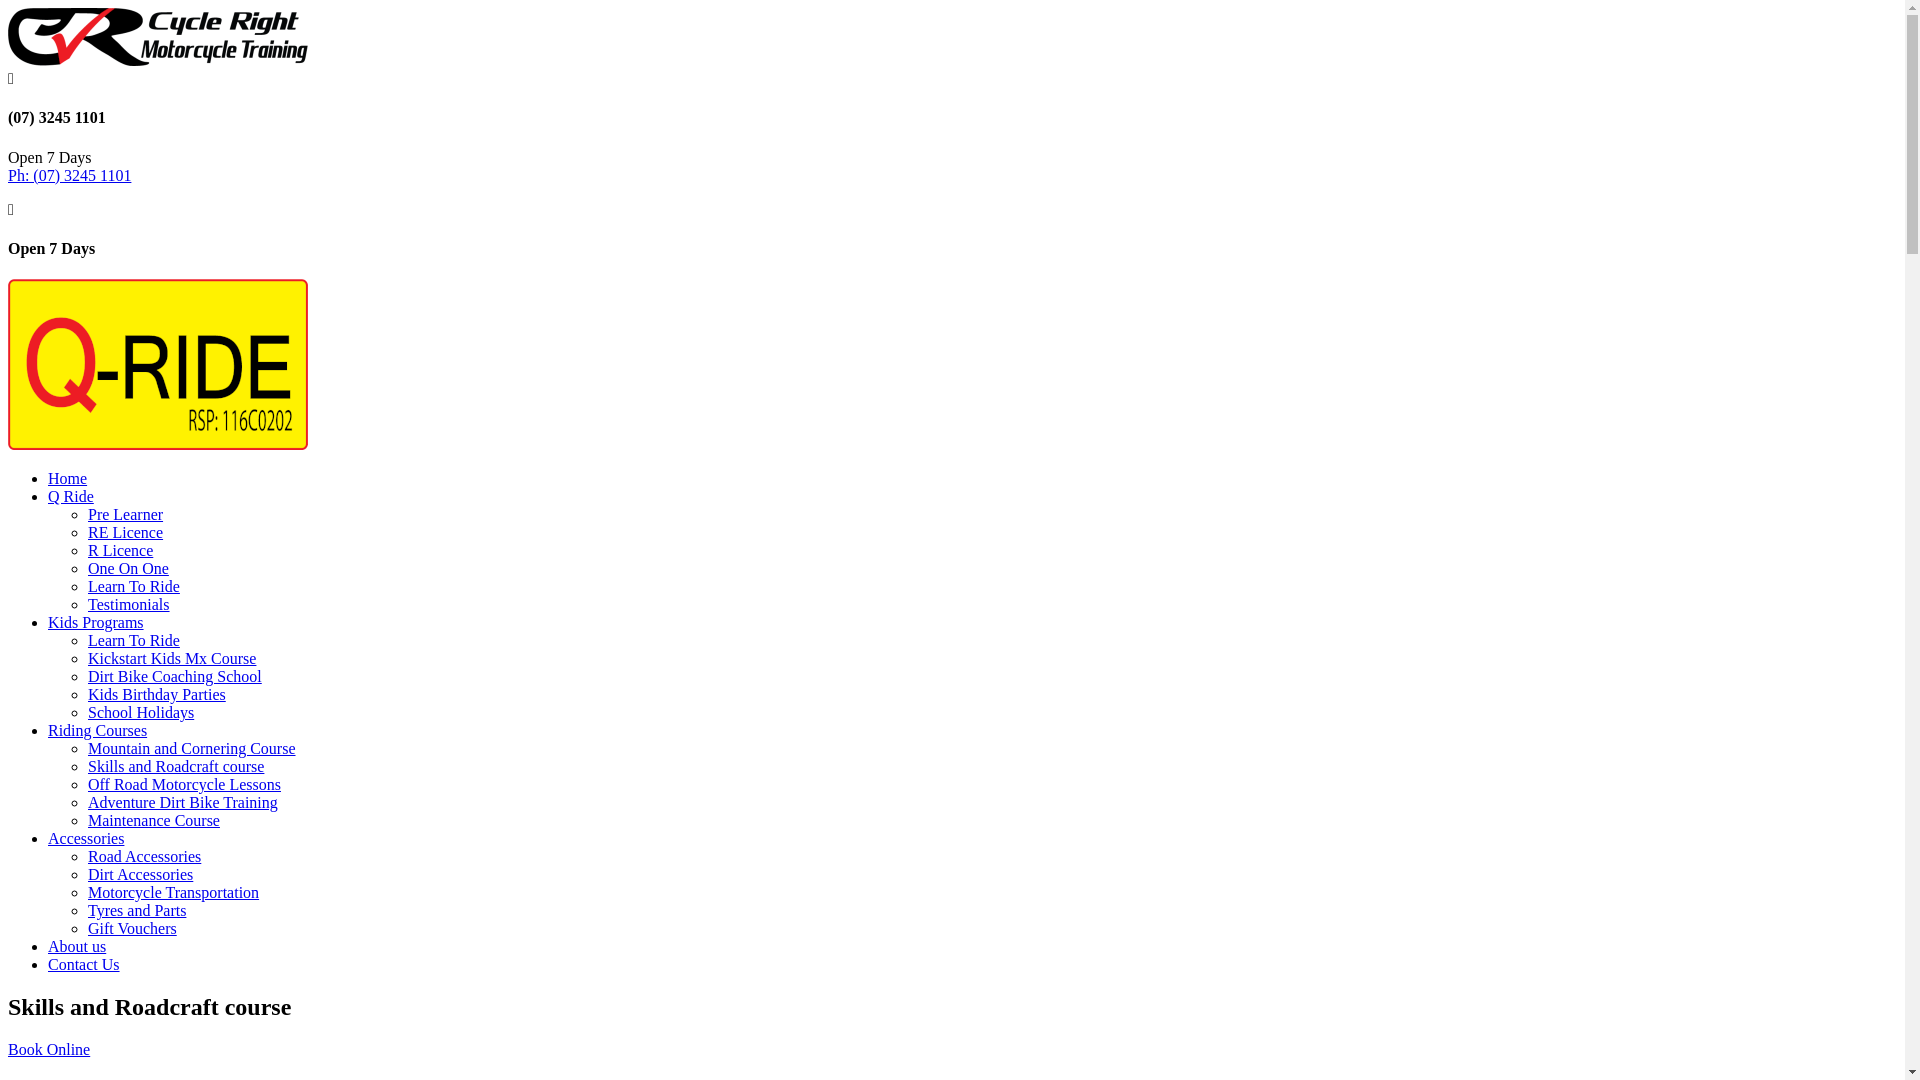 The width and height of the screenshot is (1920, 1080). What do you see at coordinates (86, 765) in the screenshot?
I see `'Skills and Roadcraft course'` at bounding box center [86, 765].